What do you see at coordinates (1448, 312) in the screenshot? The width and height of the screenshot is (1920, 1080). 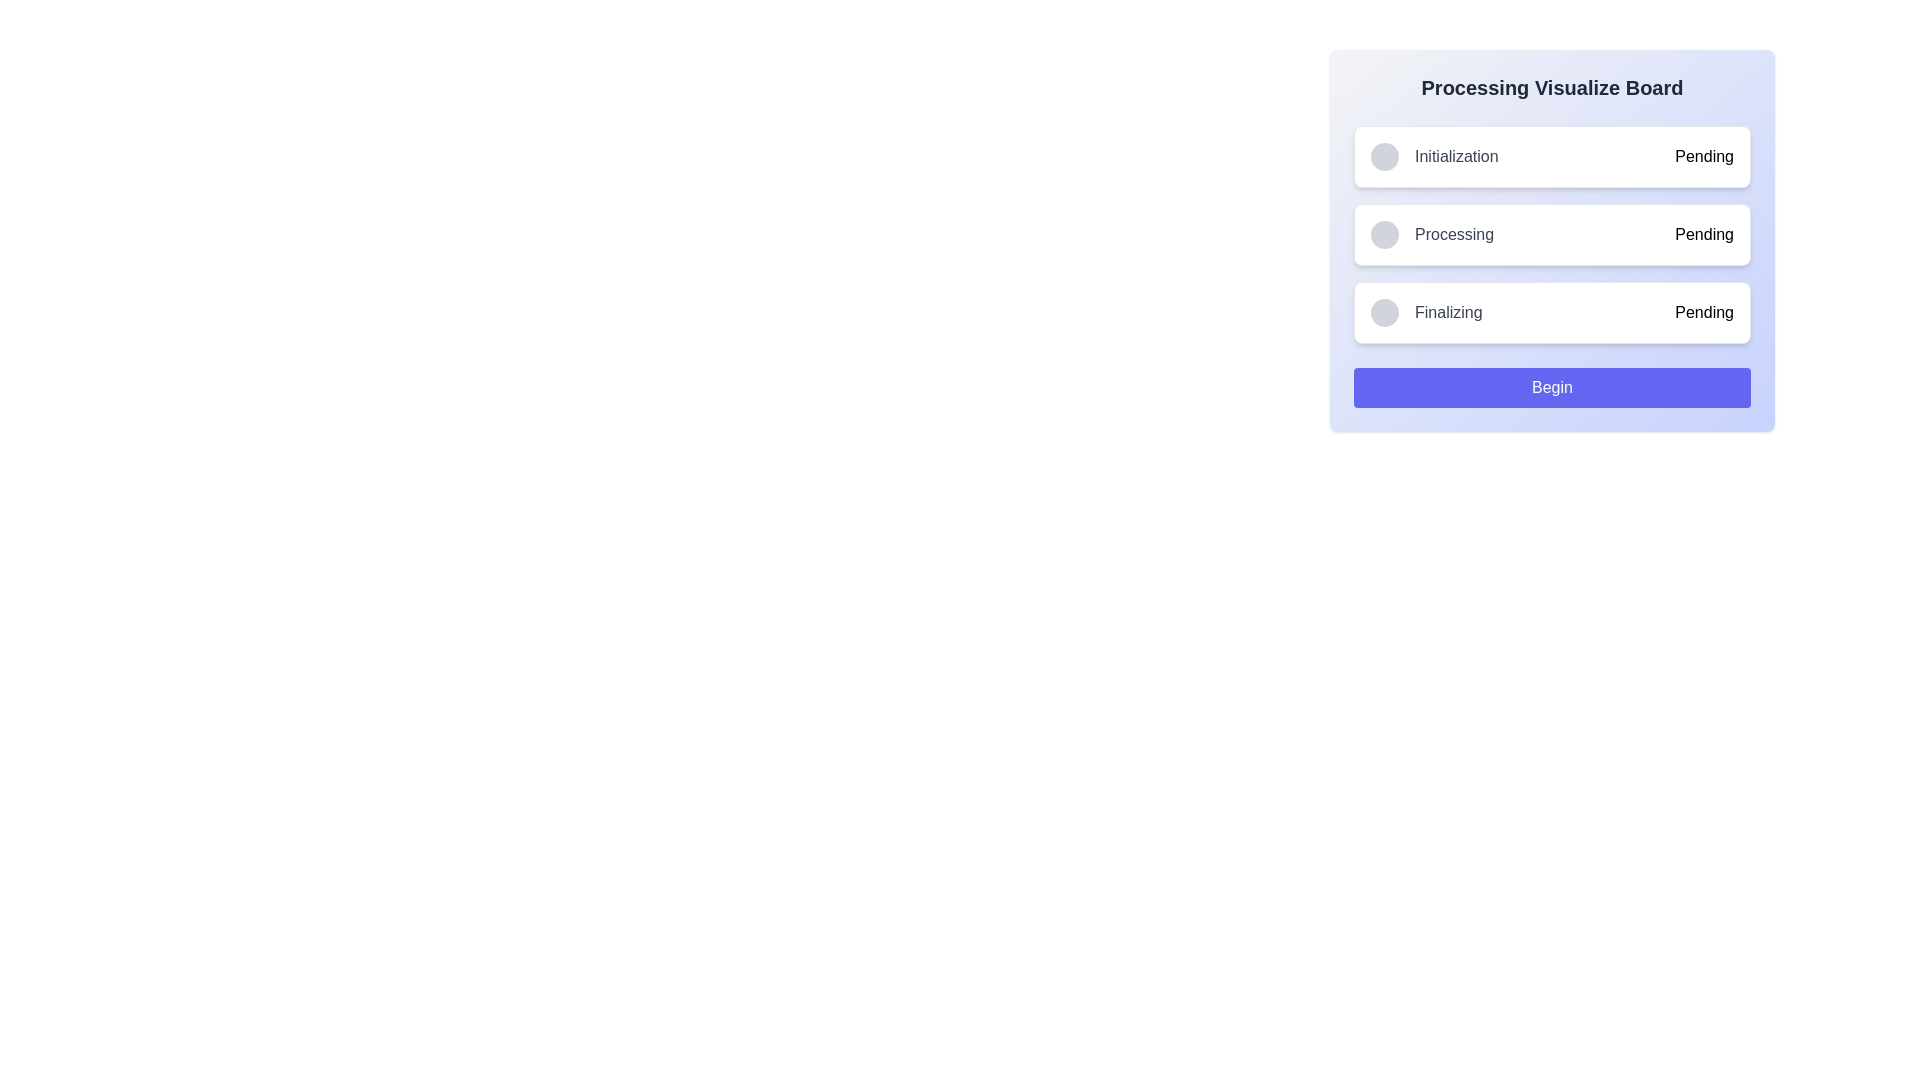 I see `the 'Finalizing' text label that indicates the status of a process in the 'Processing Visualize Board' section` at bounding box center [1448, 312].